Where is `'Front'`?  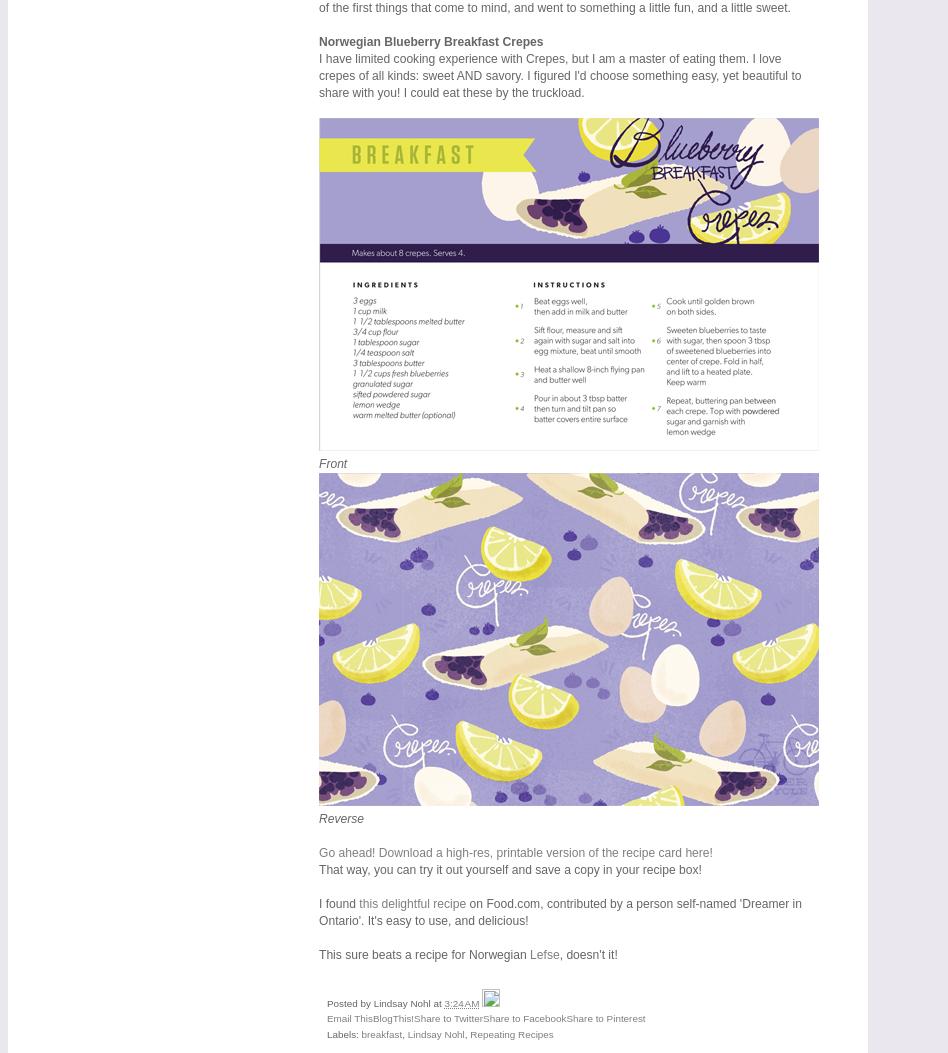
'Front' is located at coordinates (333, 462).